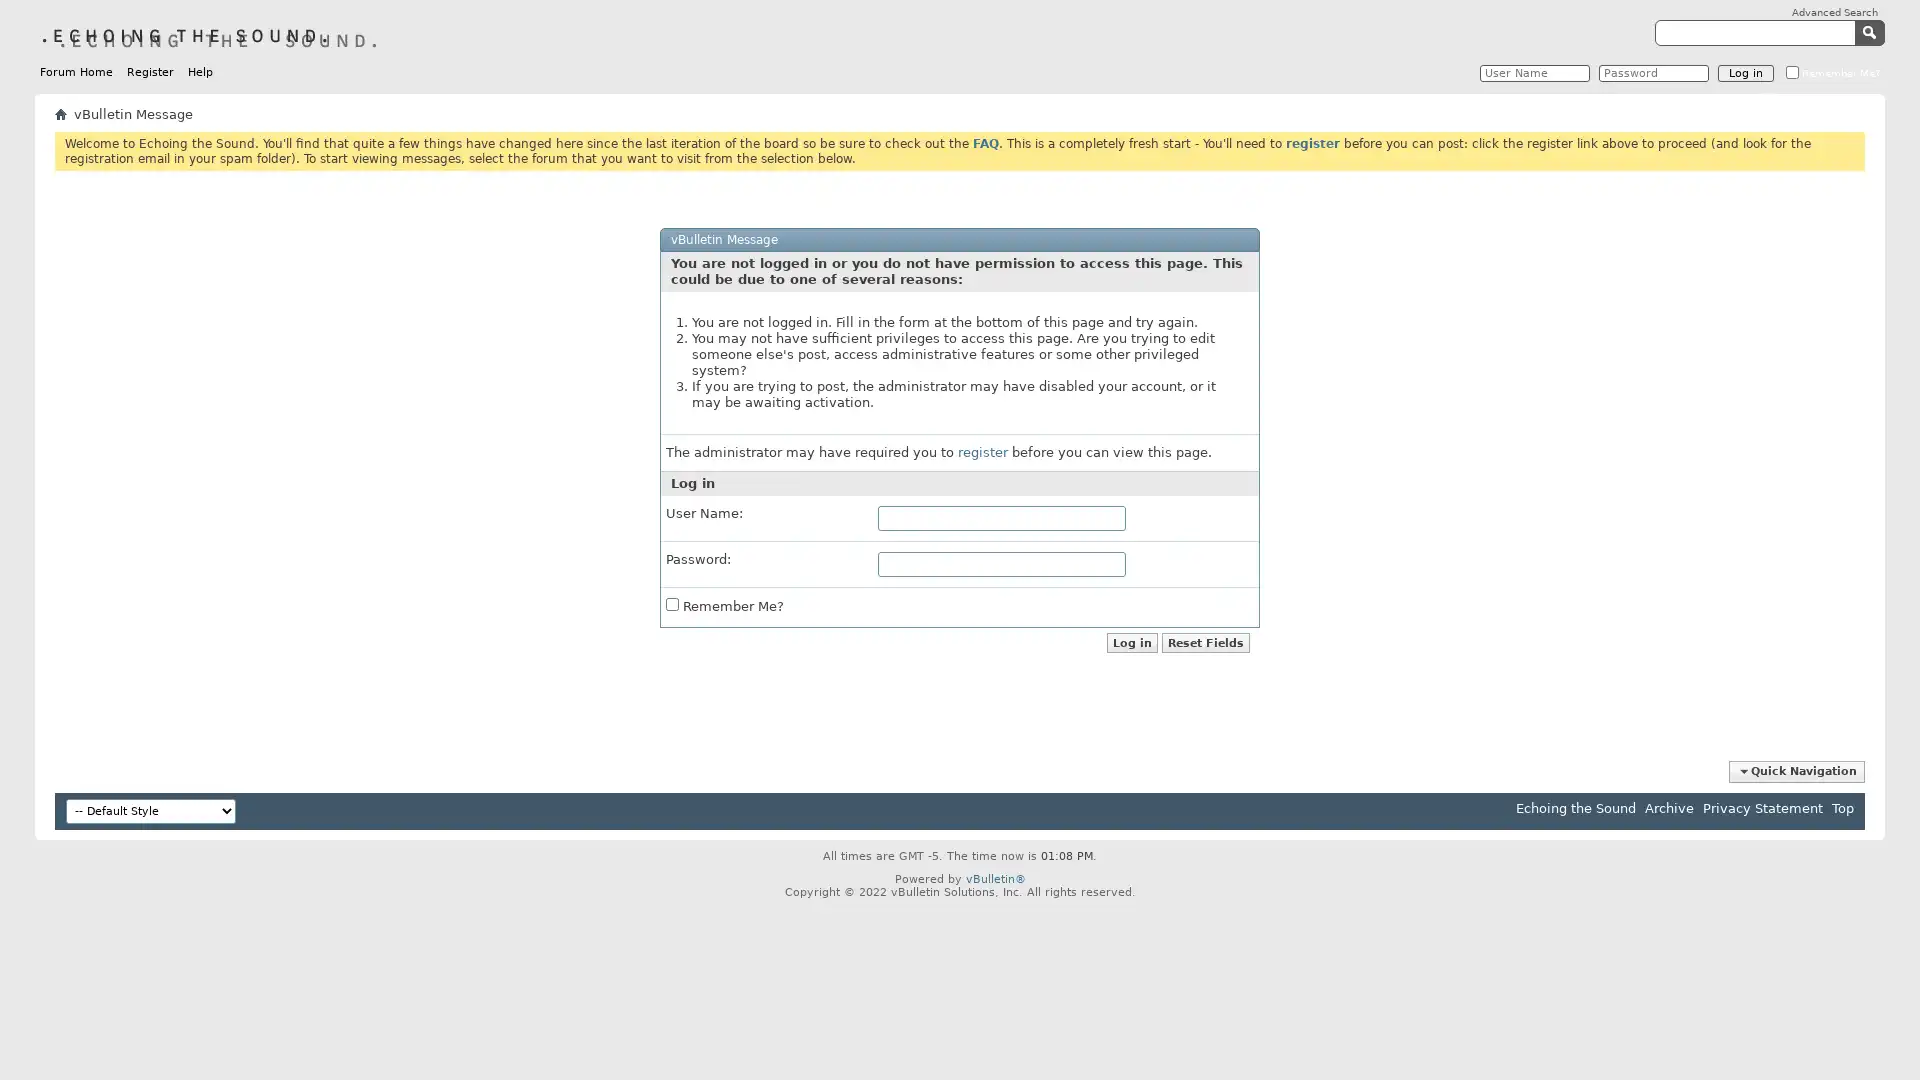  I want to click on Log in, so click(1745, 72).